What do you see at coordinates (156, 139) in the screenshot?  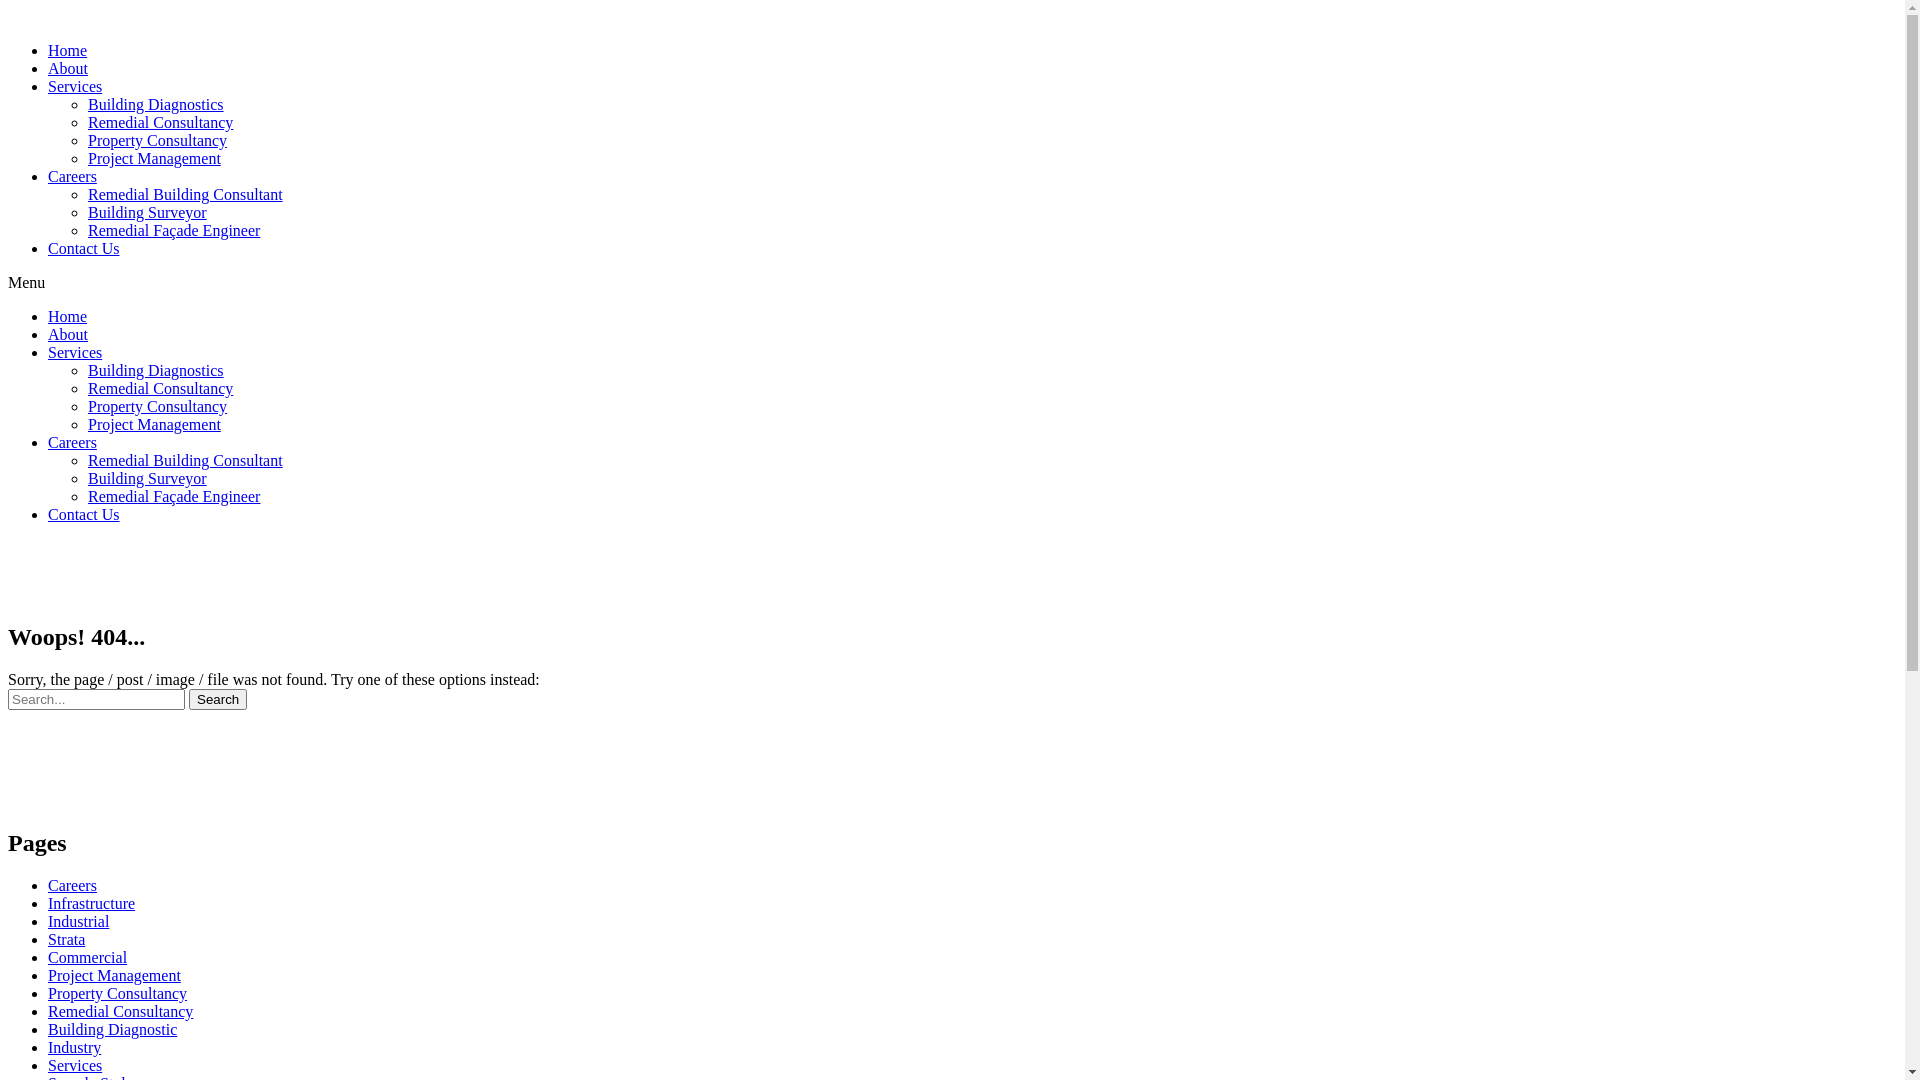 I see `'Property Consultancy'` at bounding box center [156, 139].